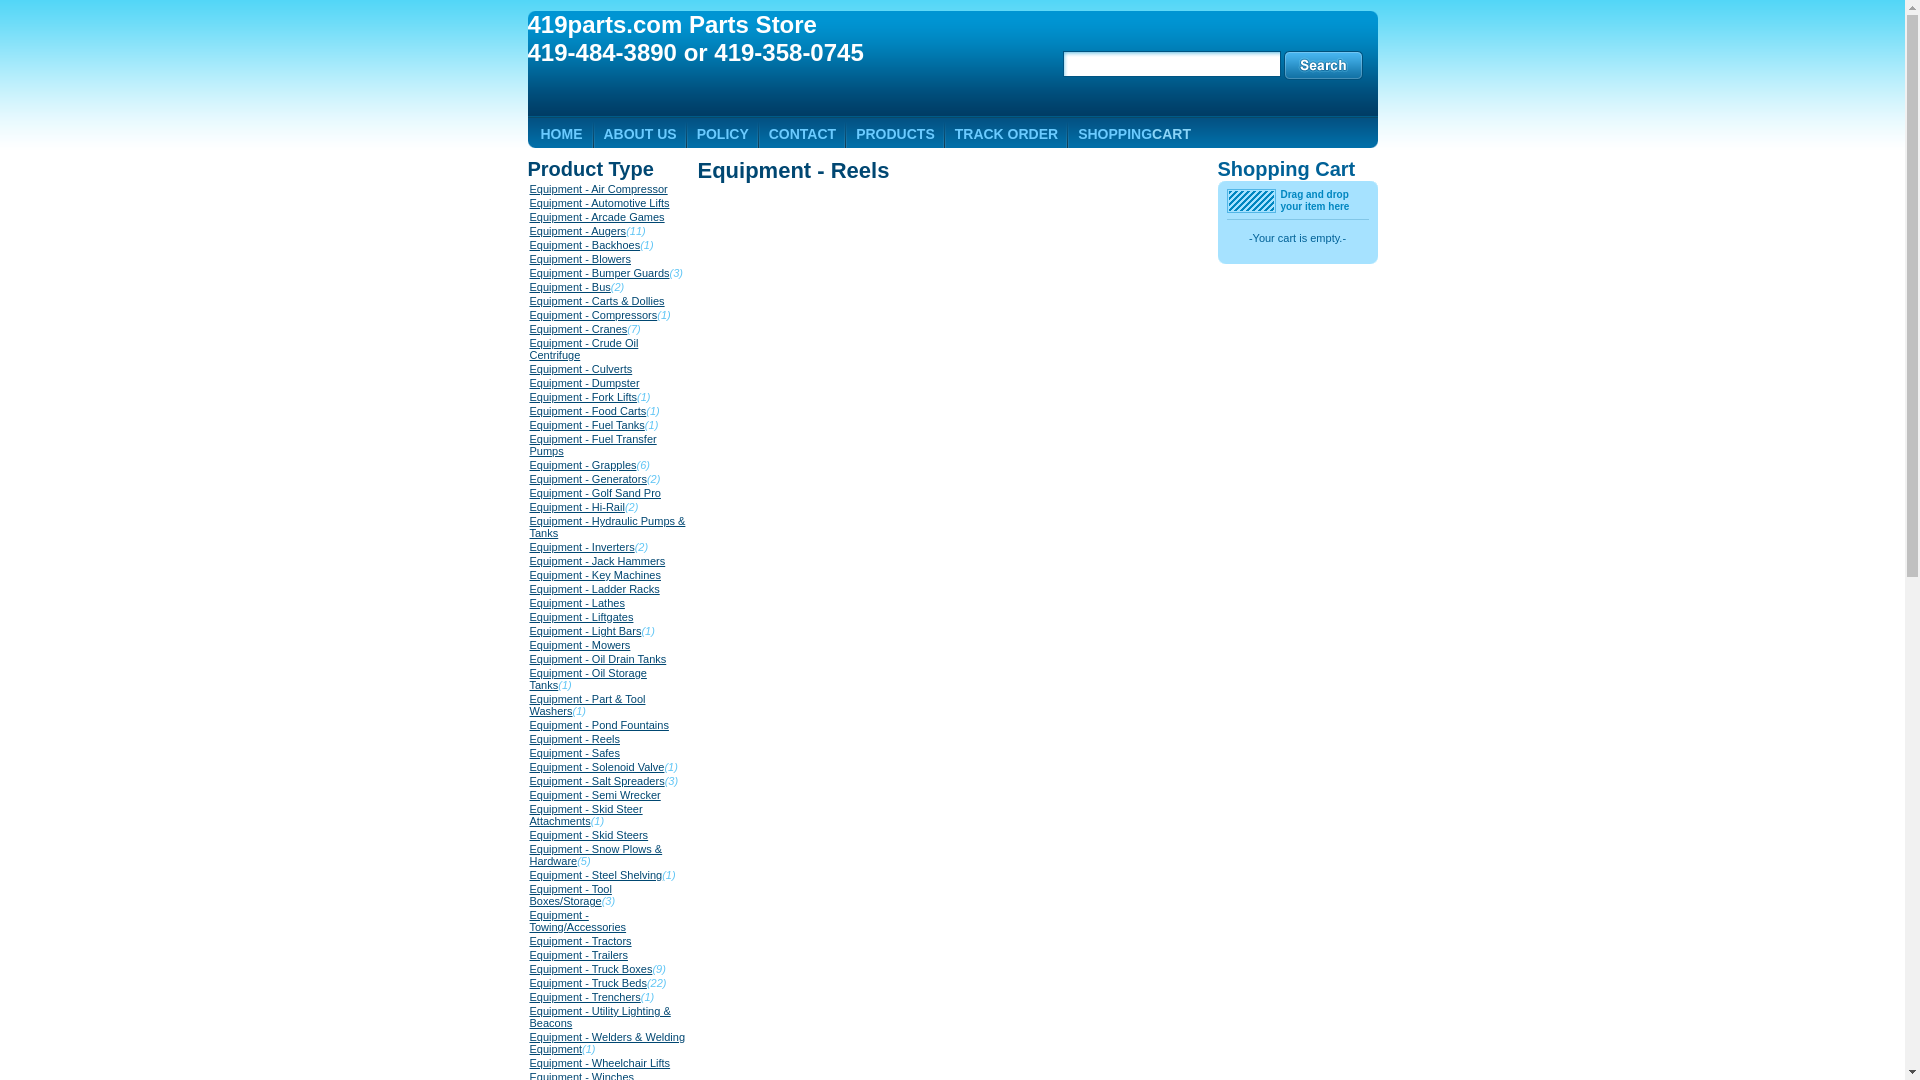  Describe the element at coordinates (576, 505) in the screenshot. I see `'Equipment - Hi-Rail'` at that location.